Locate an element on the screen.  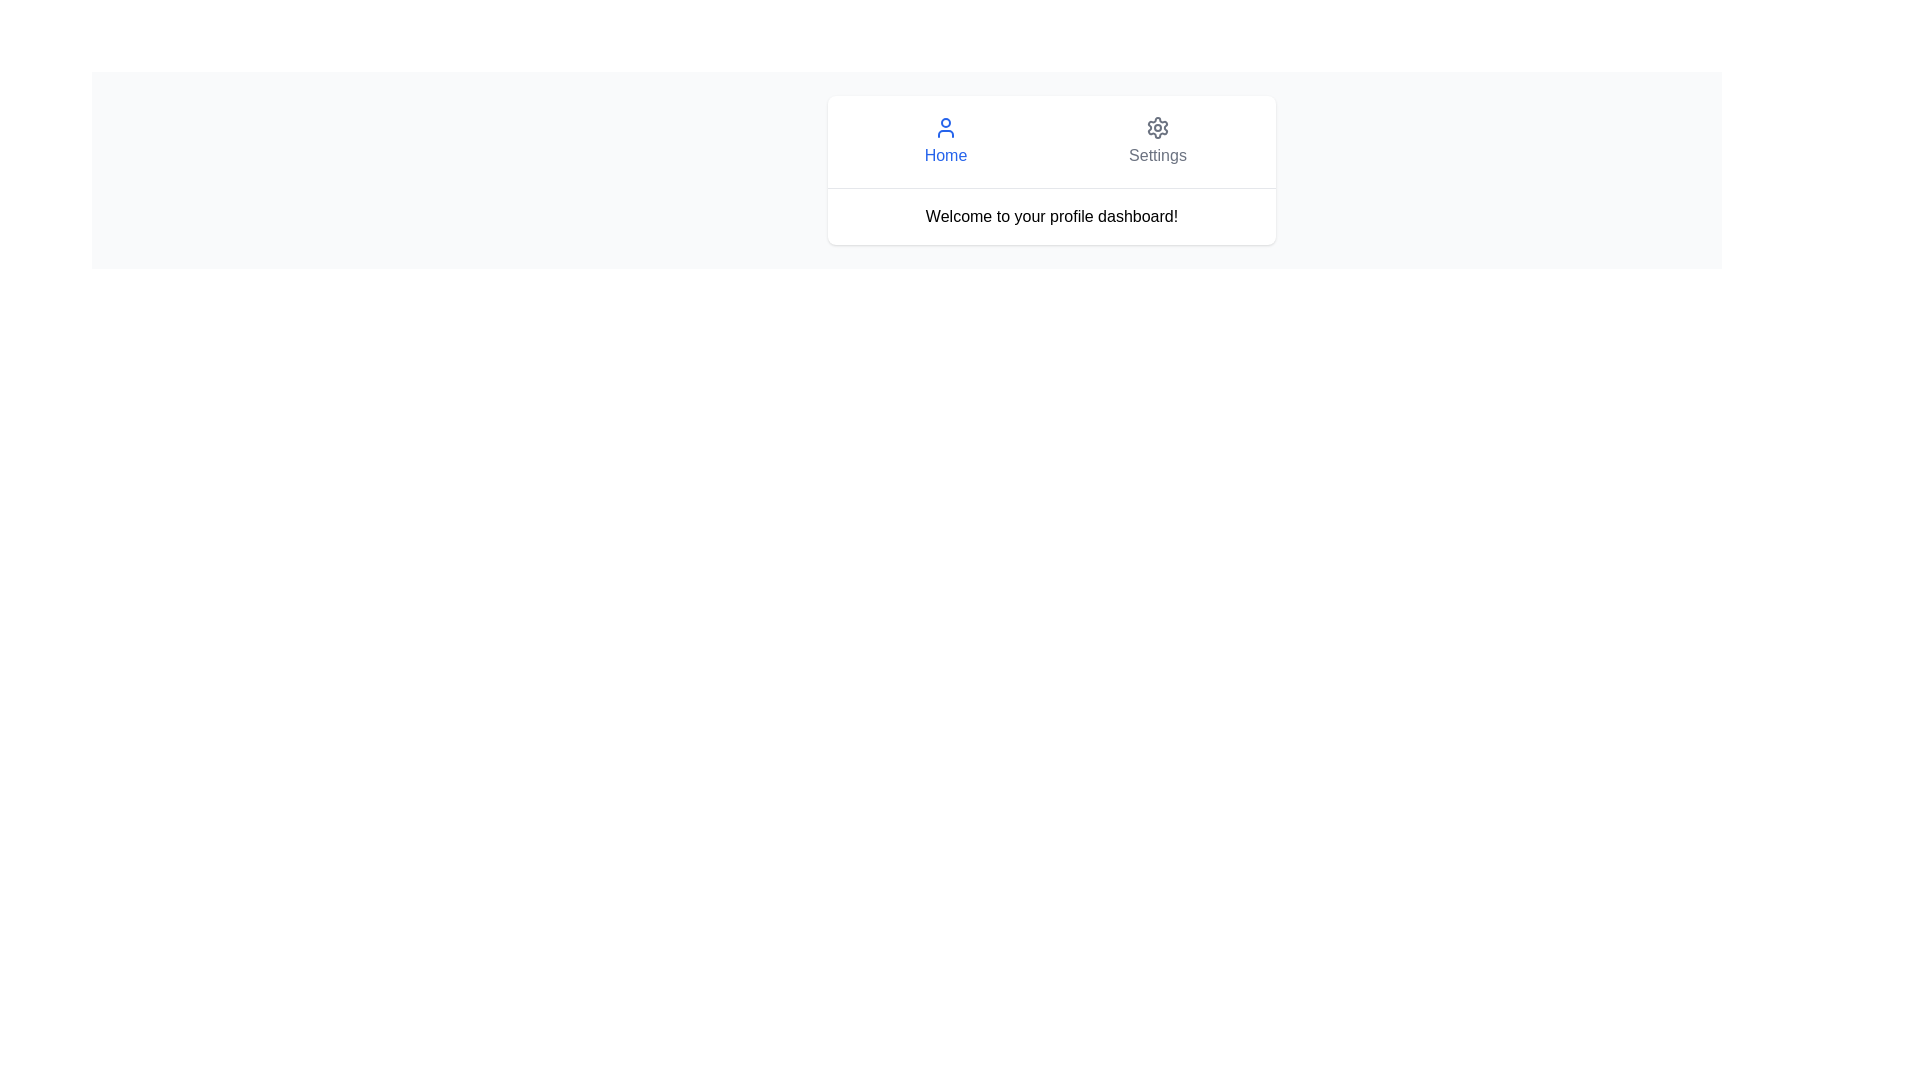
text label 'Settings' styled in gray, which is located next to a settings icon in the navigation section at the top center of the interface is located at coordinates (1157, 154).